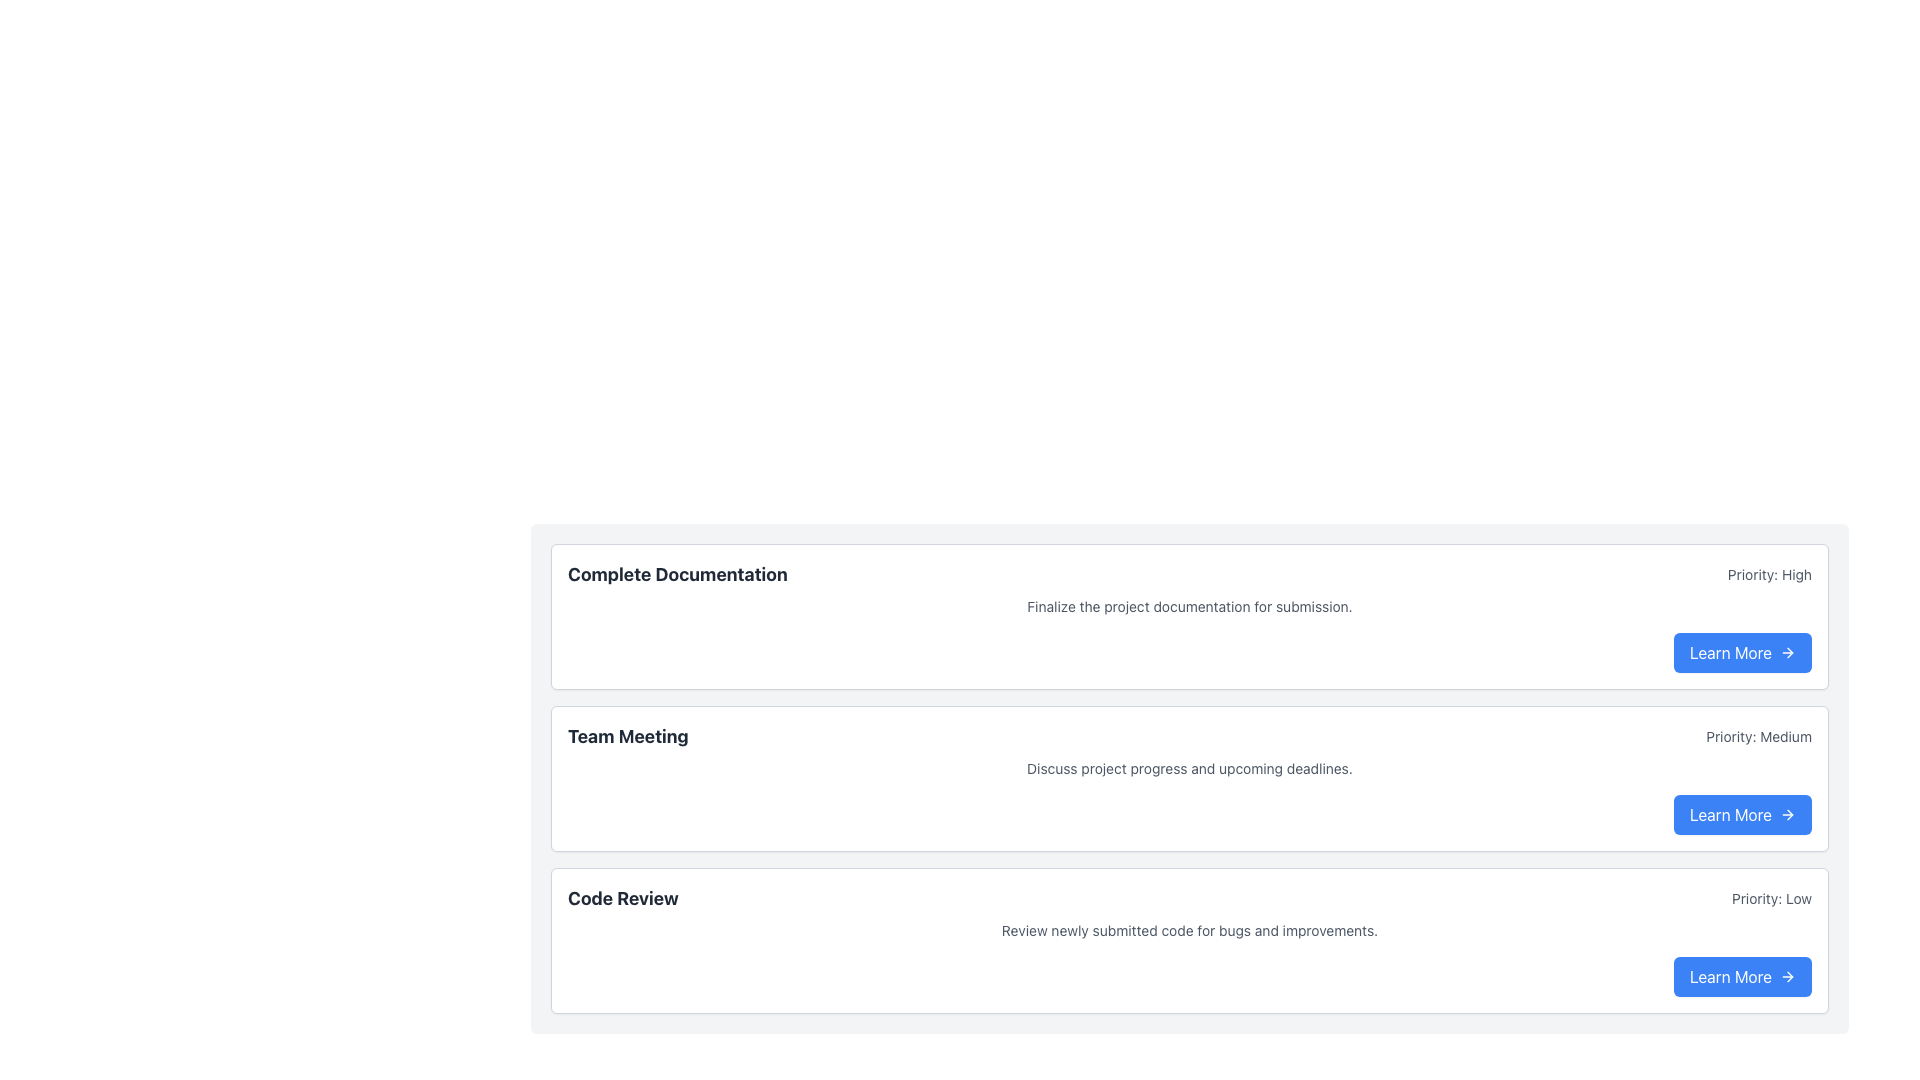 Image resolution: width=1920 pixels, height=1080 pixels. Describe the element at coordinates (1190, 930) in the screenshot. I see `the Text Label that provides information about the task 'Review newly submitted code for bugs and improvements' within the 'Code Review' card, located beneath the summary text 'Priority: Low' and above the 'Learn More' button` at that location.